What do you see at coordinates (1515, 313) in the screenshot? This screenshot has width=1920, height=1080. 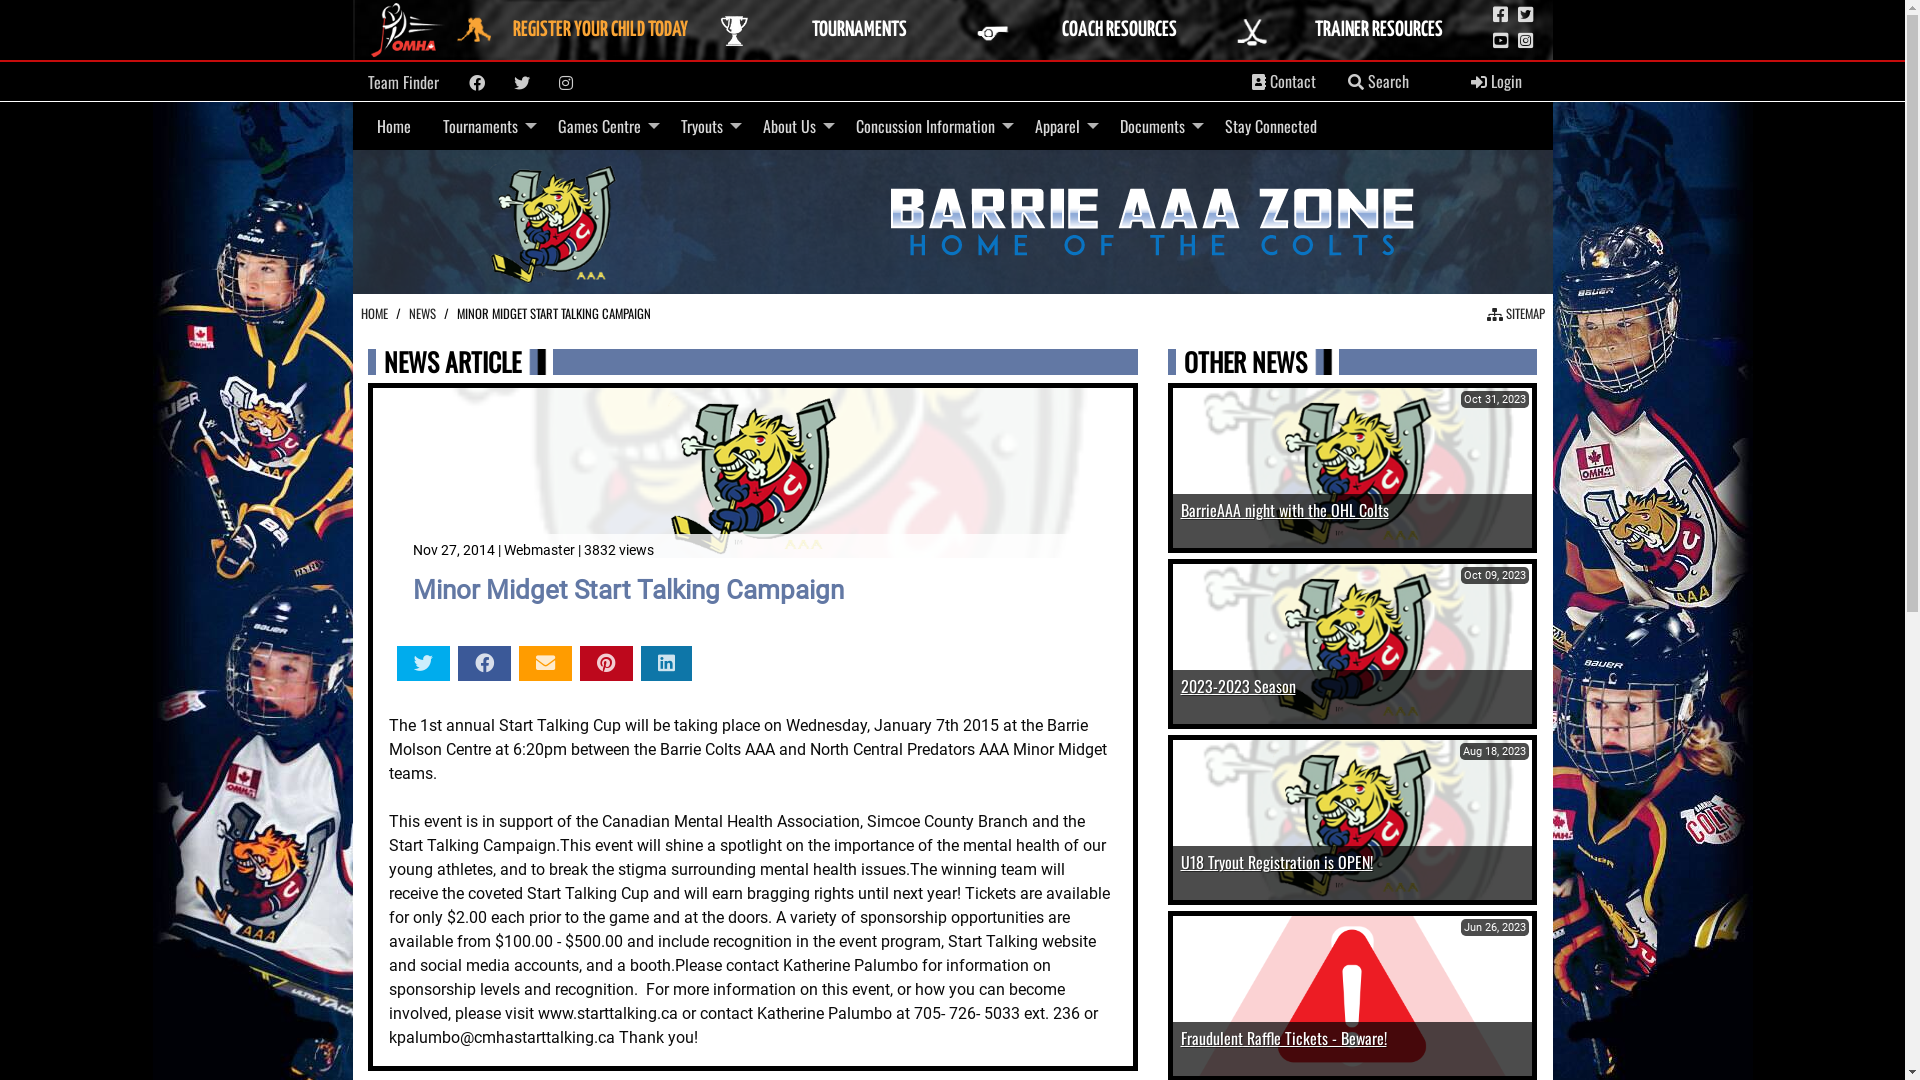 I see `' SITEMAP'` at bounding box center [1515, 313].